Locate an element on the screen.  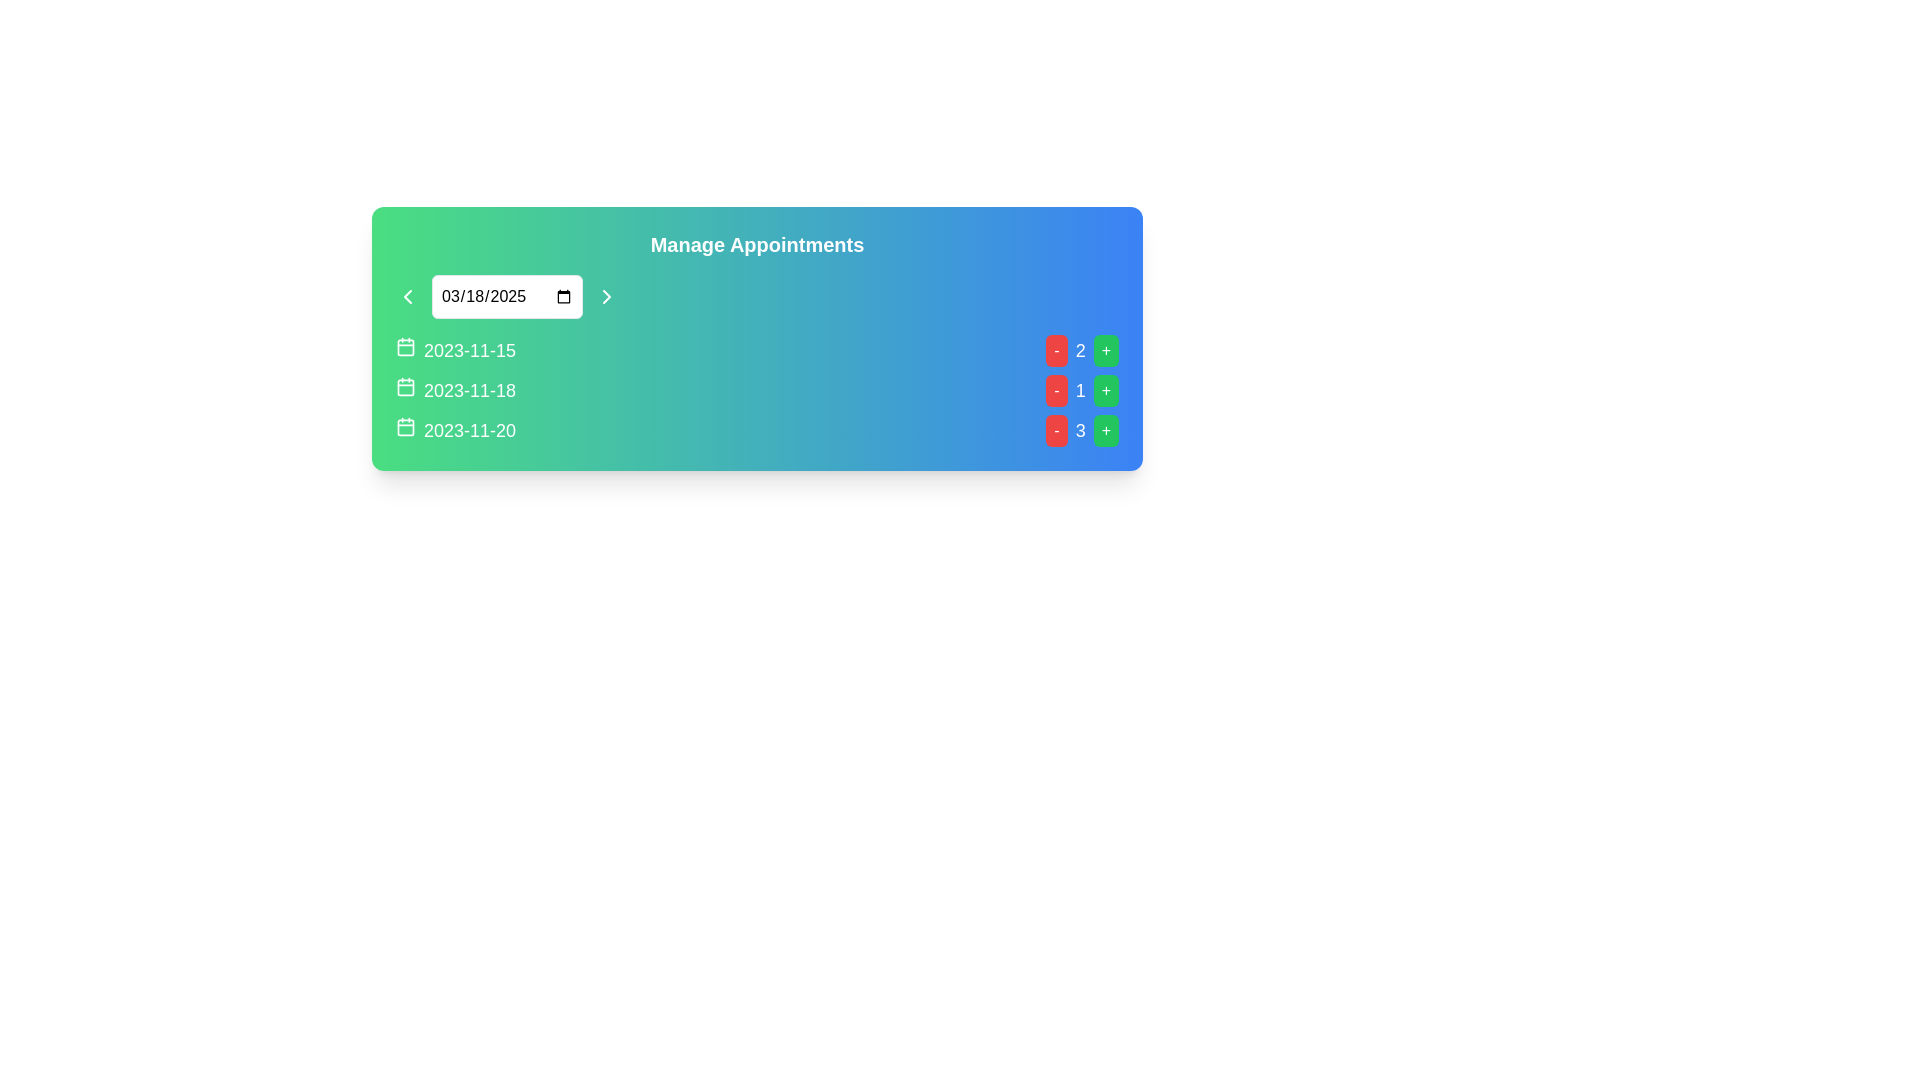
the text '2023-11-15' displayed as the first item in the vertical list of dates under 'Manage Appointments' is located at coordinates (455, 350).